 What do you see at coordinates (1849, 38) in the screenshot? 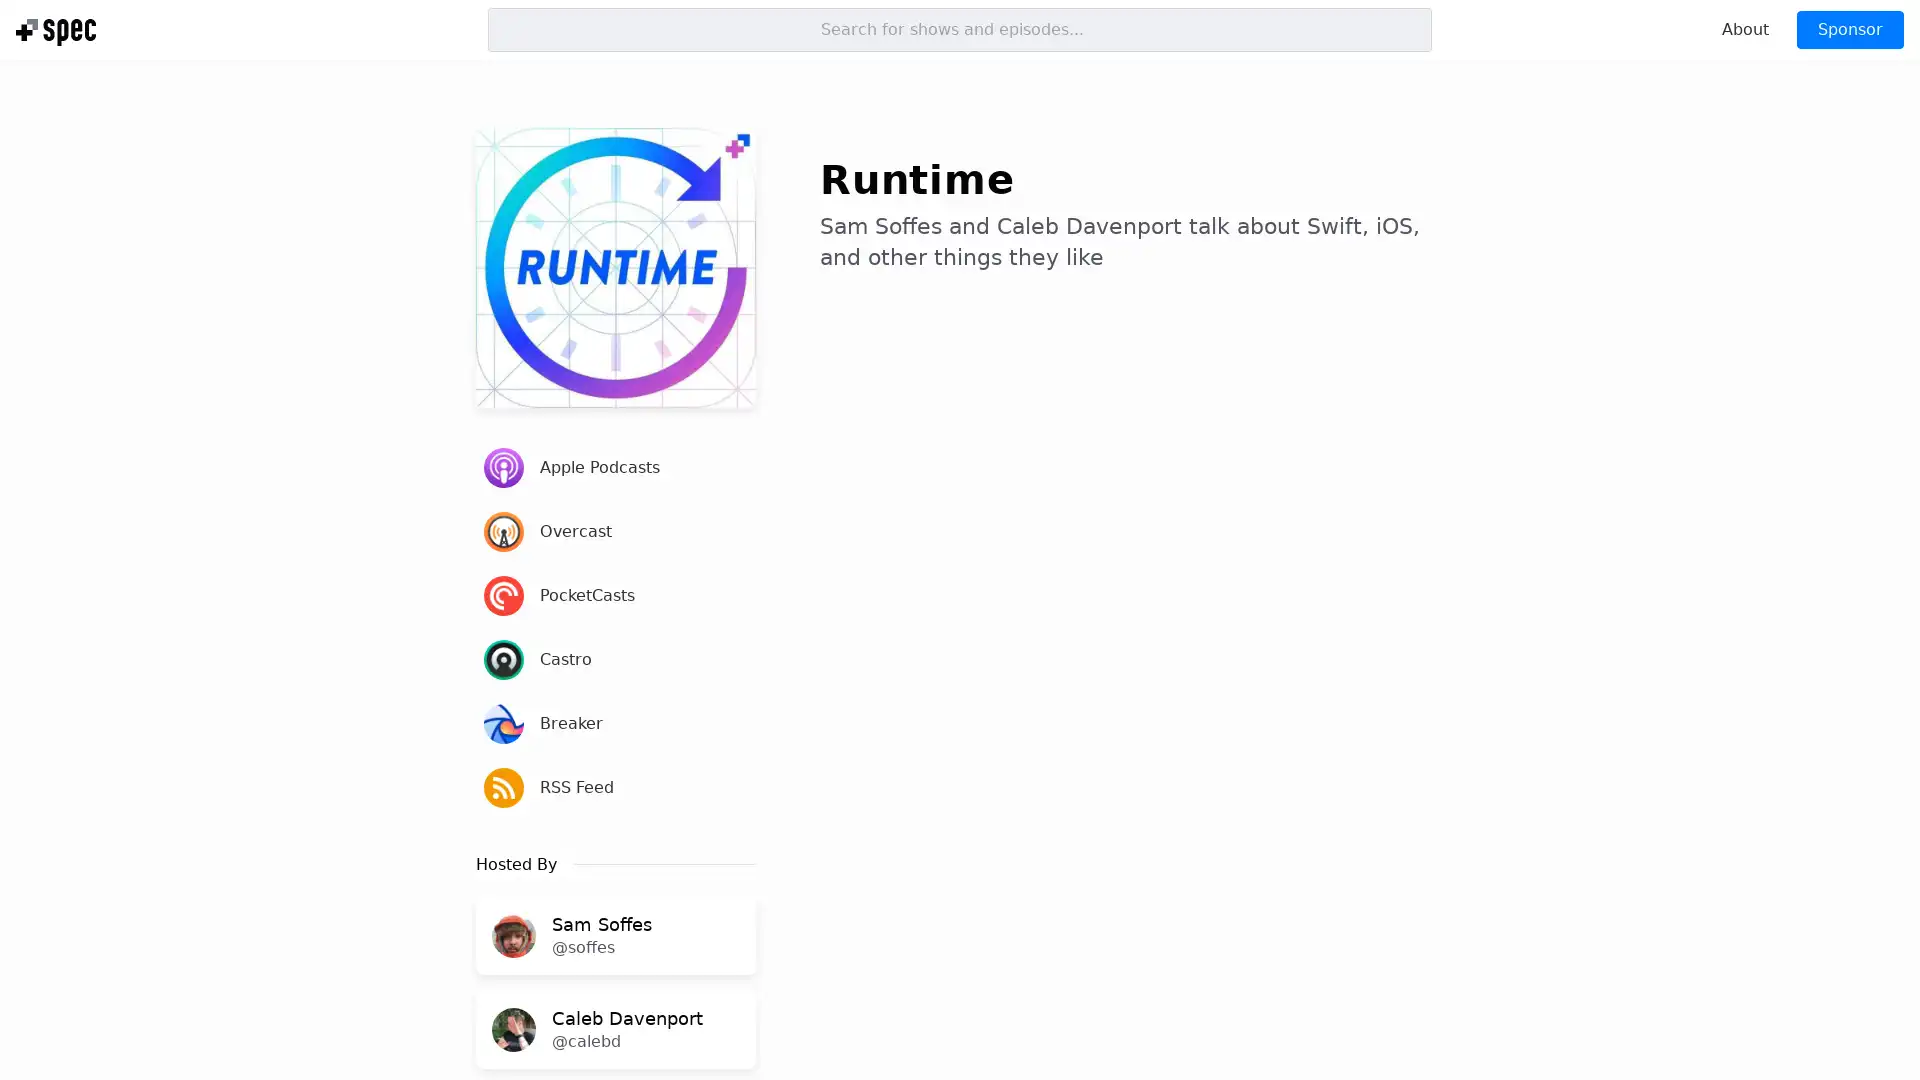
I see `Sponsor` at bounding box center [1849, 38].